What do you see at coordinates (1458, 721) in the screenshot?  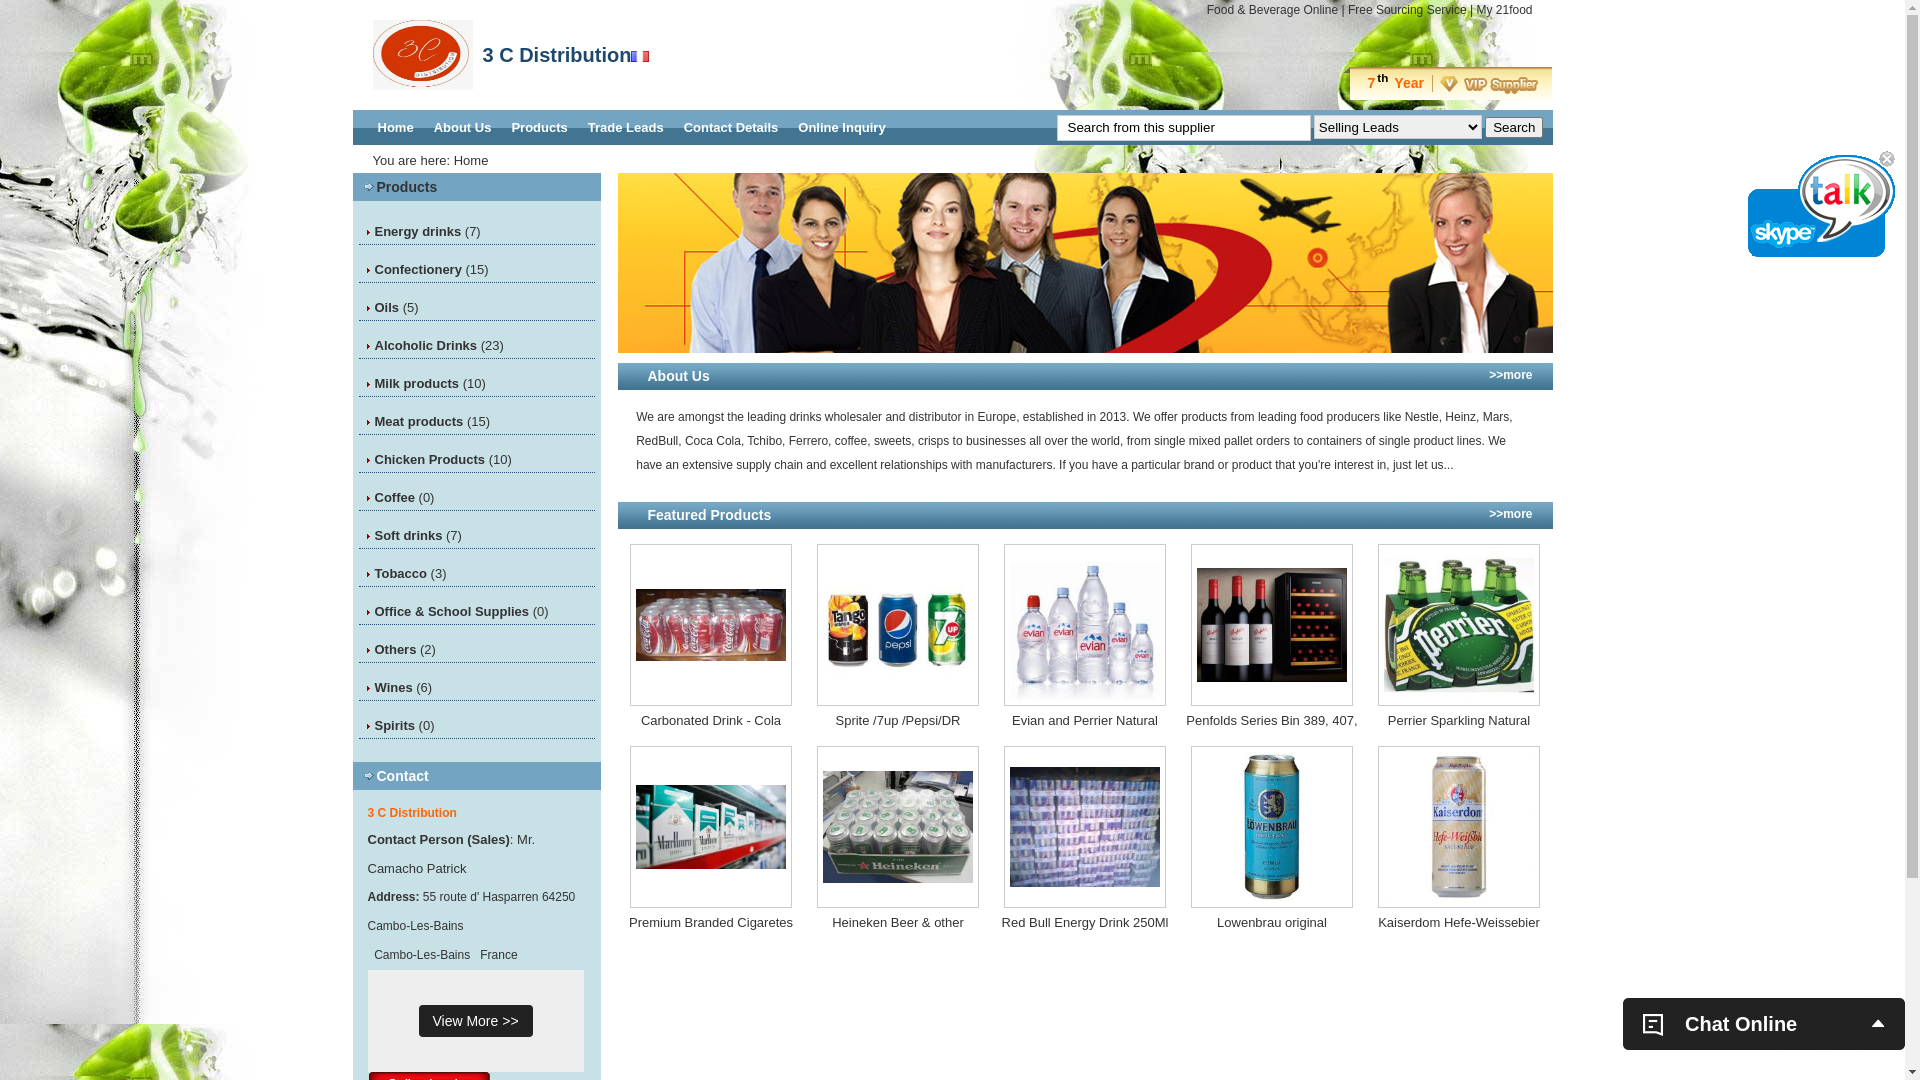 I see `'Perrier Sparkling Natural Mineral Water'` at bounding box center [1458, 721].